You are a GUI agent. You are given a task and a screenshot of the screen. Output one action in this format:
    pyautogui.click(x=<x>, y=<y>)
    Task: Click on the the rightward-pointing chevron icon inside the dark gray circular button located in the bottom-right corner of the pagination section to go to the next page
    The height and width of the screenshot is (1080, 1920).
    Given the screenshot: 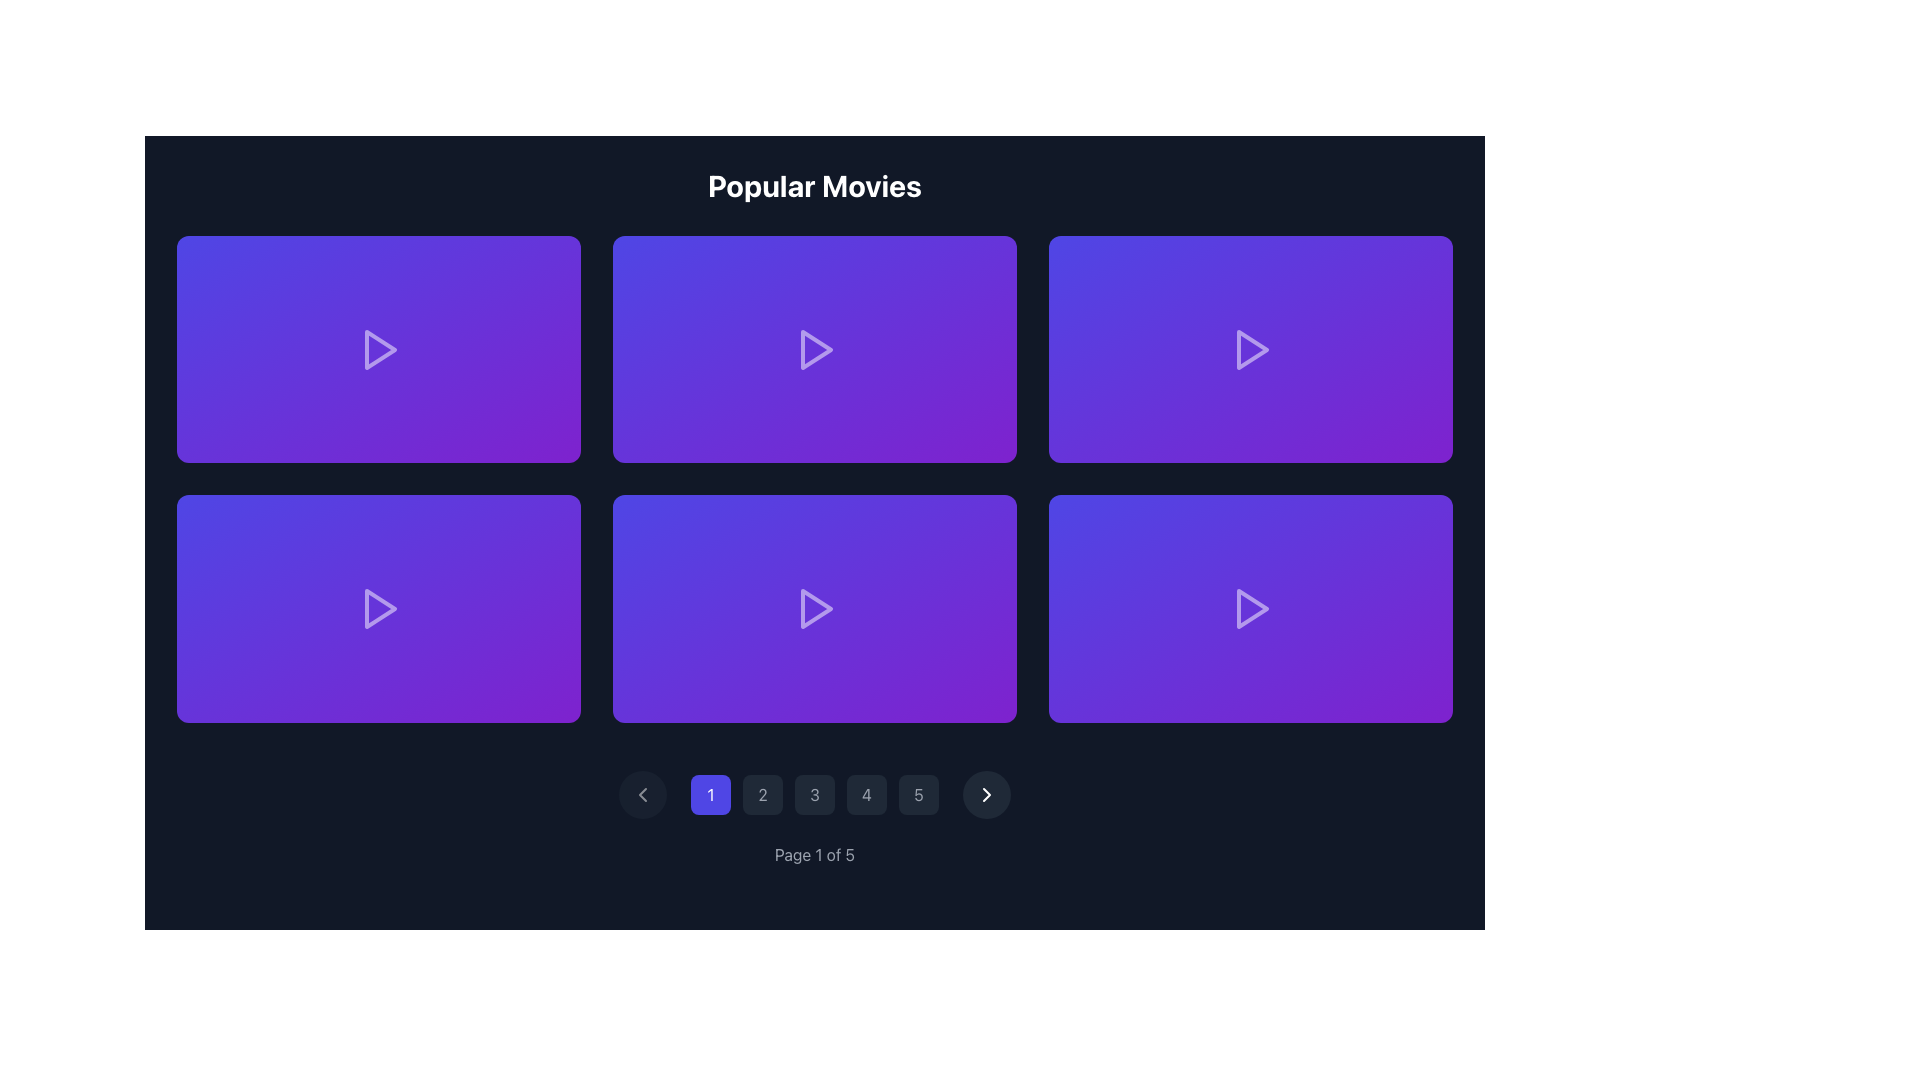 What is the action you would take?
    pyautogui.click(x=987, y=793)
    